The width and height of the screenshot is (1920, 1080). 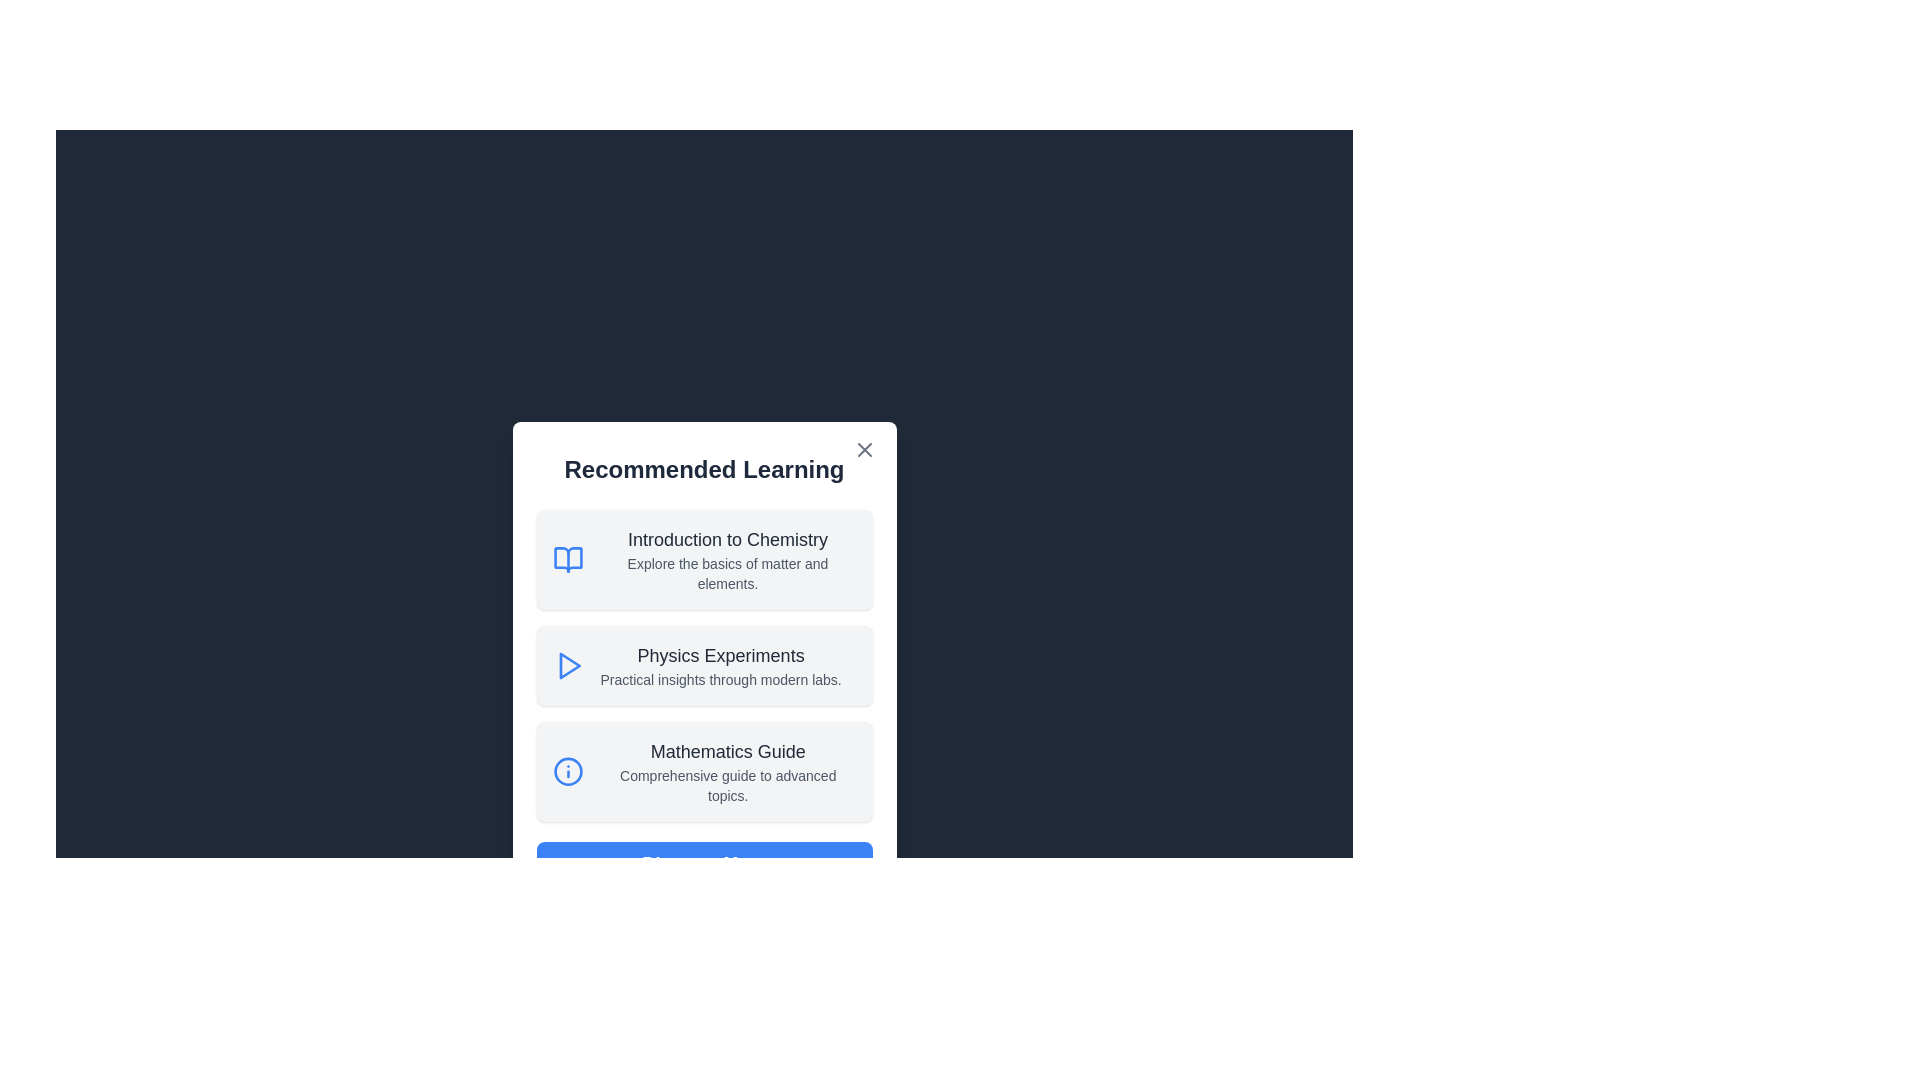 I want to click on the interactive list item labeled 'Mathematics Guide', which is a gray rounded rectangle with a blue circular icon on the left and two lines of text on the right, so click(x=704, y=770).